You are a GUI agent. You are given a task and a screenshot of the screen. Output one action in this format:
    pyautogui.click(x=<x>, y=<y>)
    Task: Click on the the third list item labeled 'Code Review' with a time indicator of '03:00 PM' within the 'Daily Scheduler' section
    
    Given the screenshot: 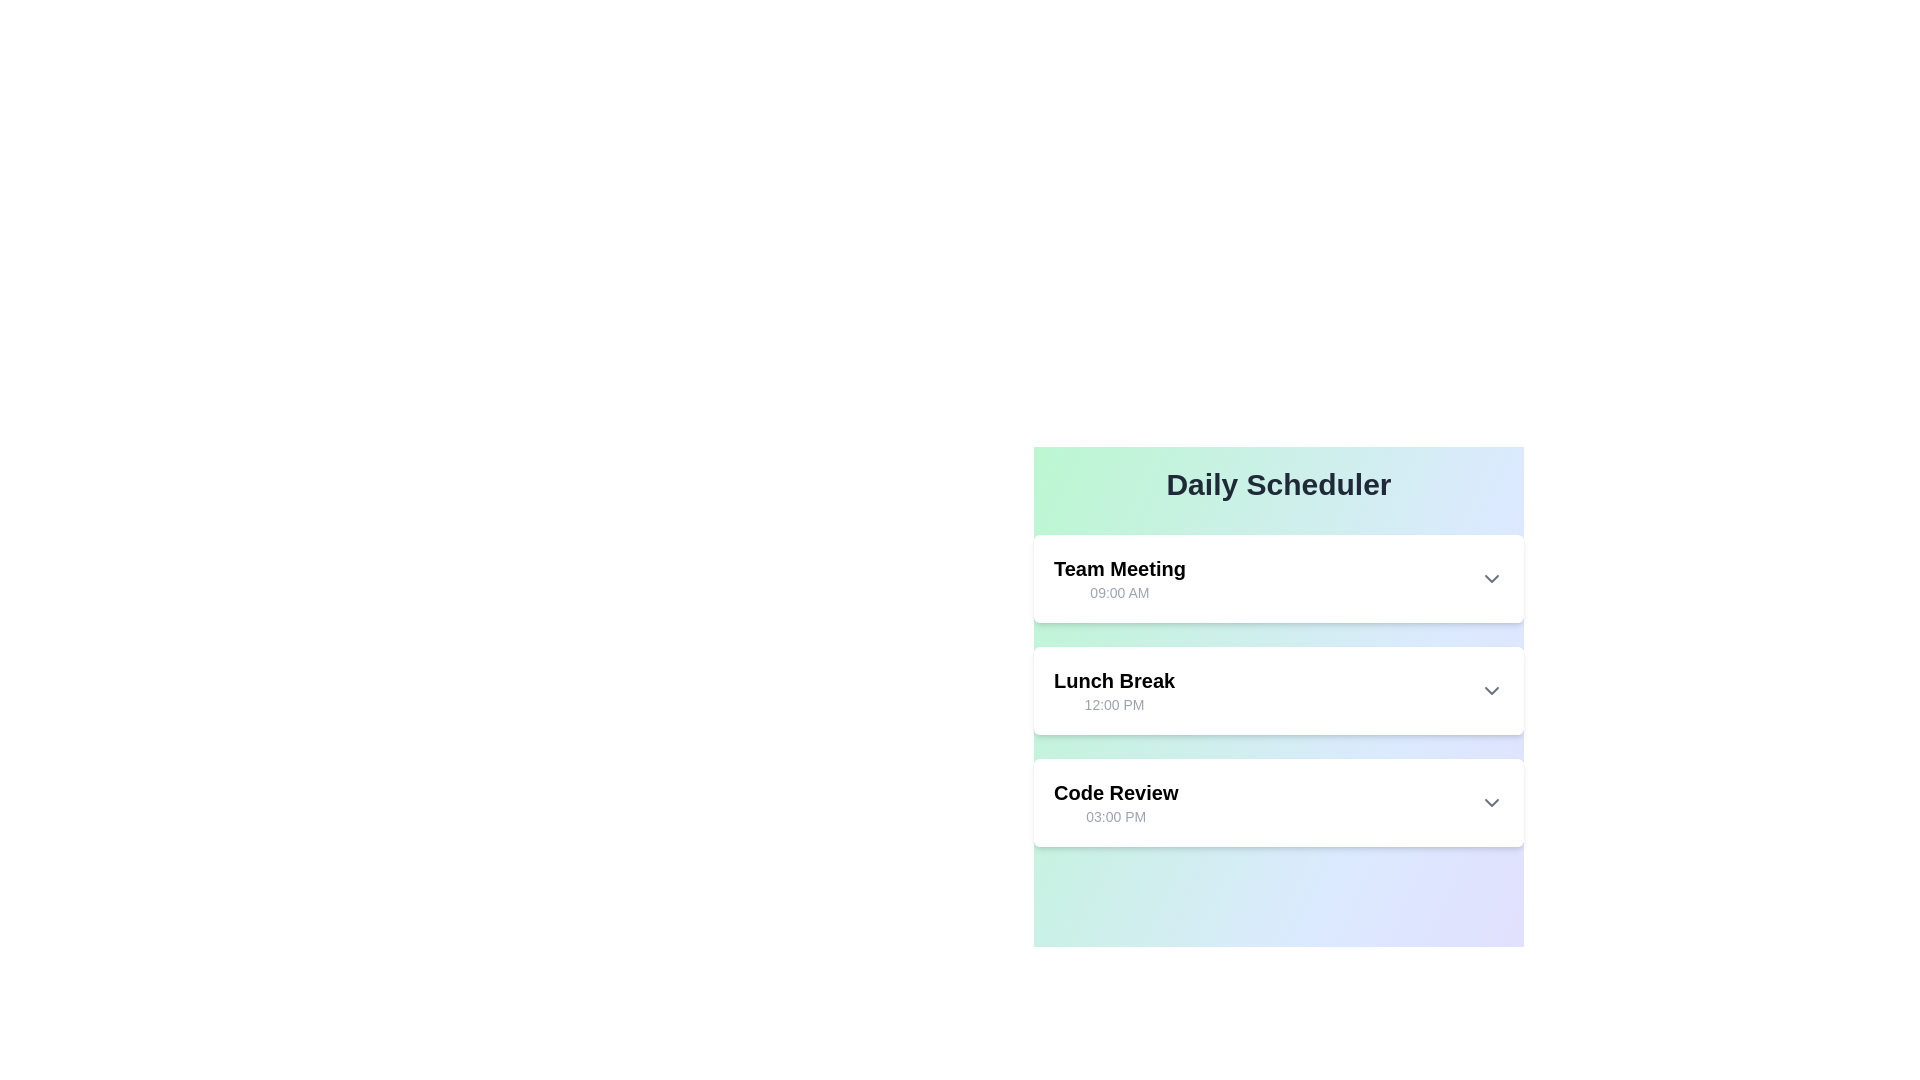 What is the action you would take?
    pyautogui.click(x=1115, y=801)
    